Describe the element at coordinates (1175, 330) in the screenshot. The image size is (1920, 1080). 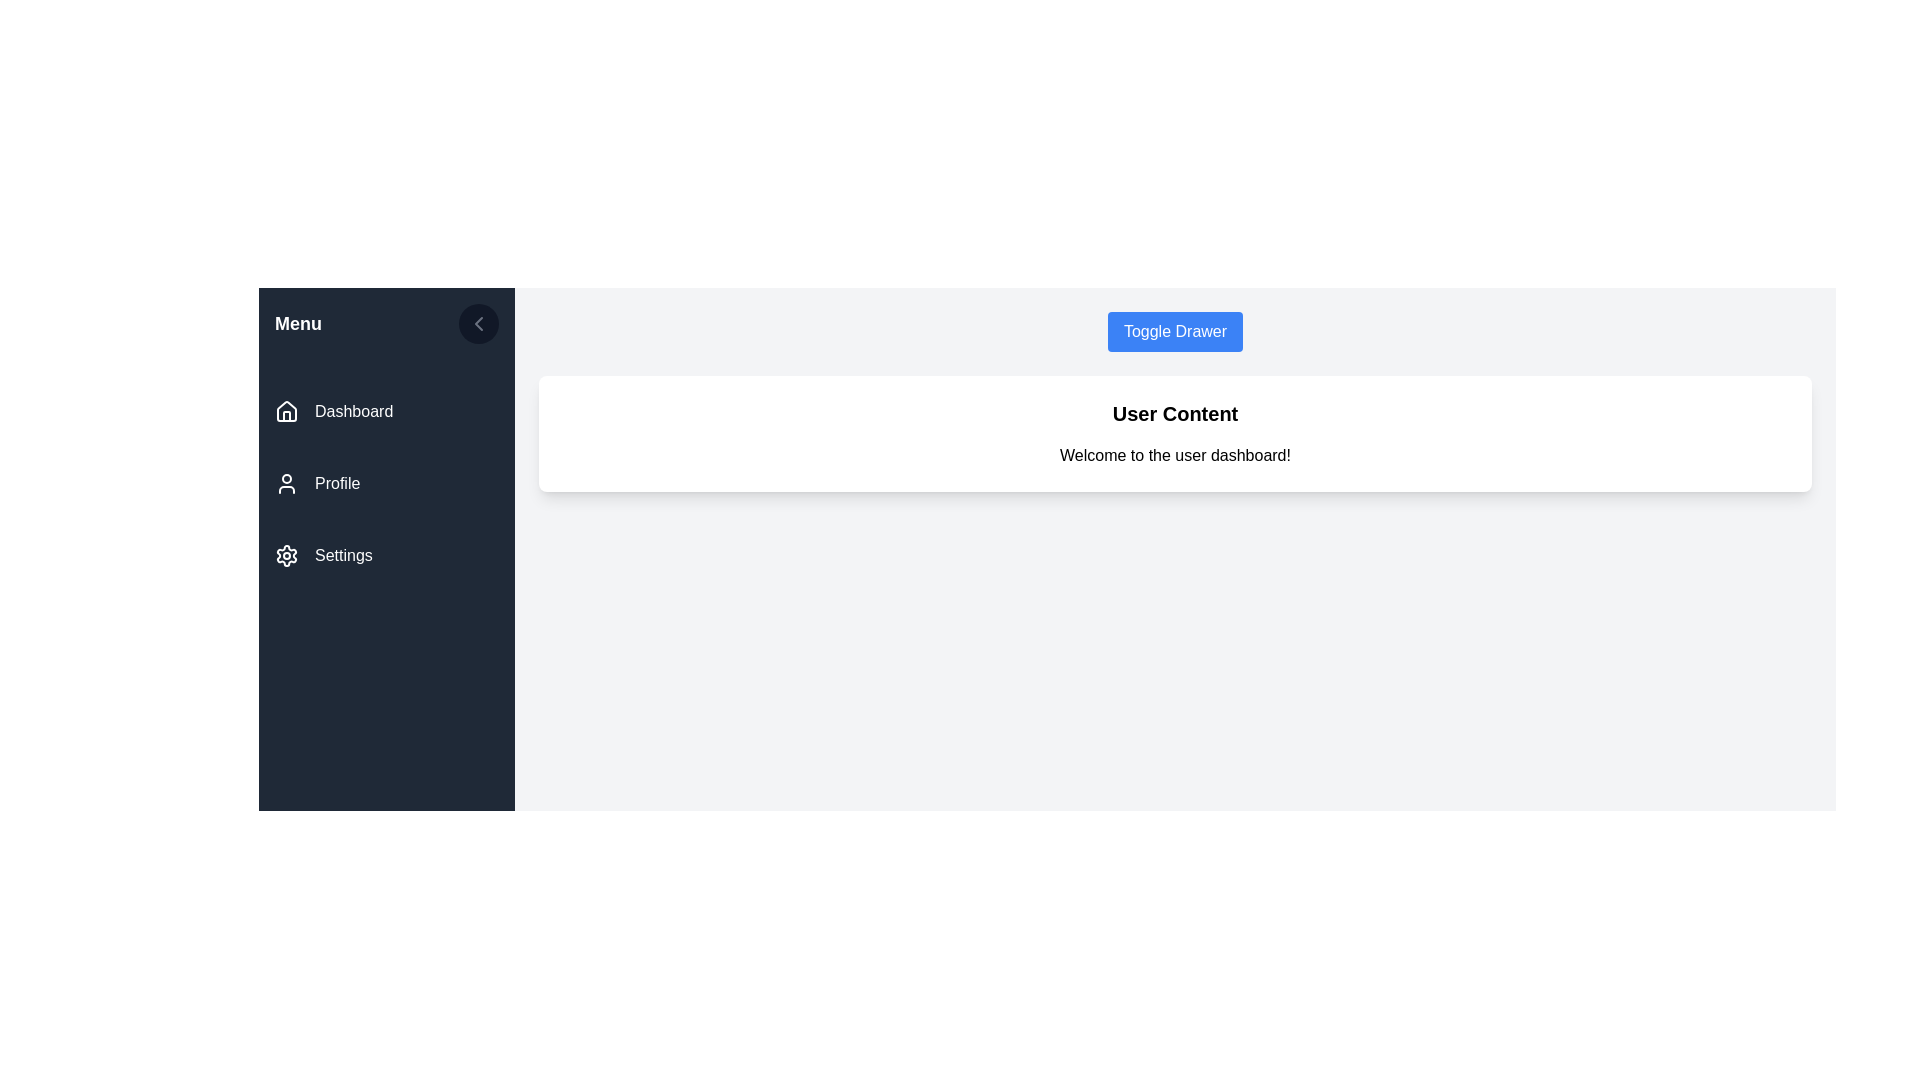
I see `the button located at the top-right section of the main content area` at that location.